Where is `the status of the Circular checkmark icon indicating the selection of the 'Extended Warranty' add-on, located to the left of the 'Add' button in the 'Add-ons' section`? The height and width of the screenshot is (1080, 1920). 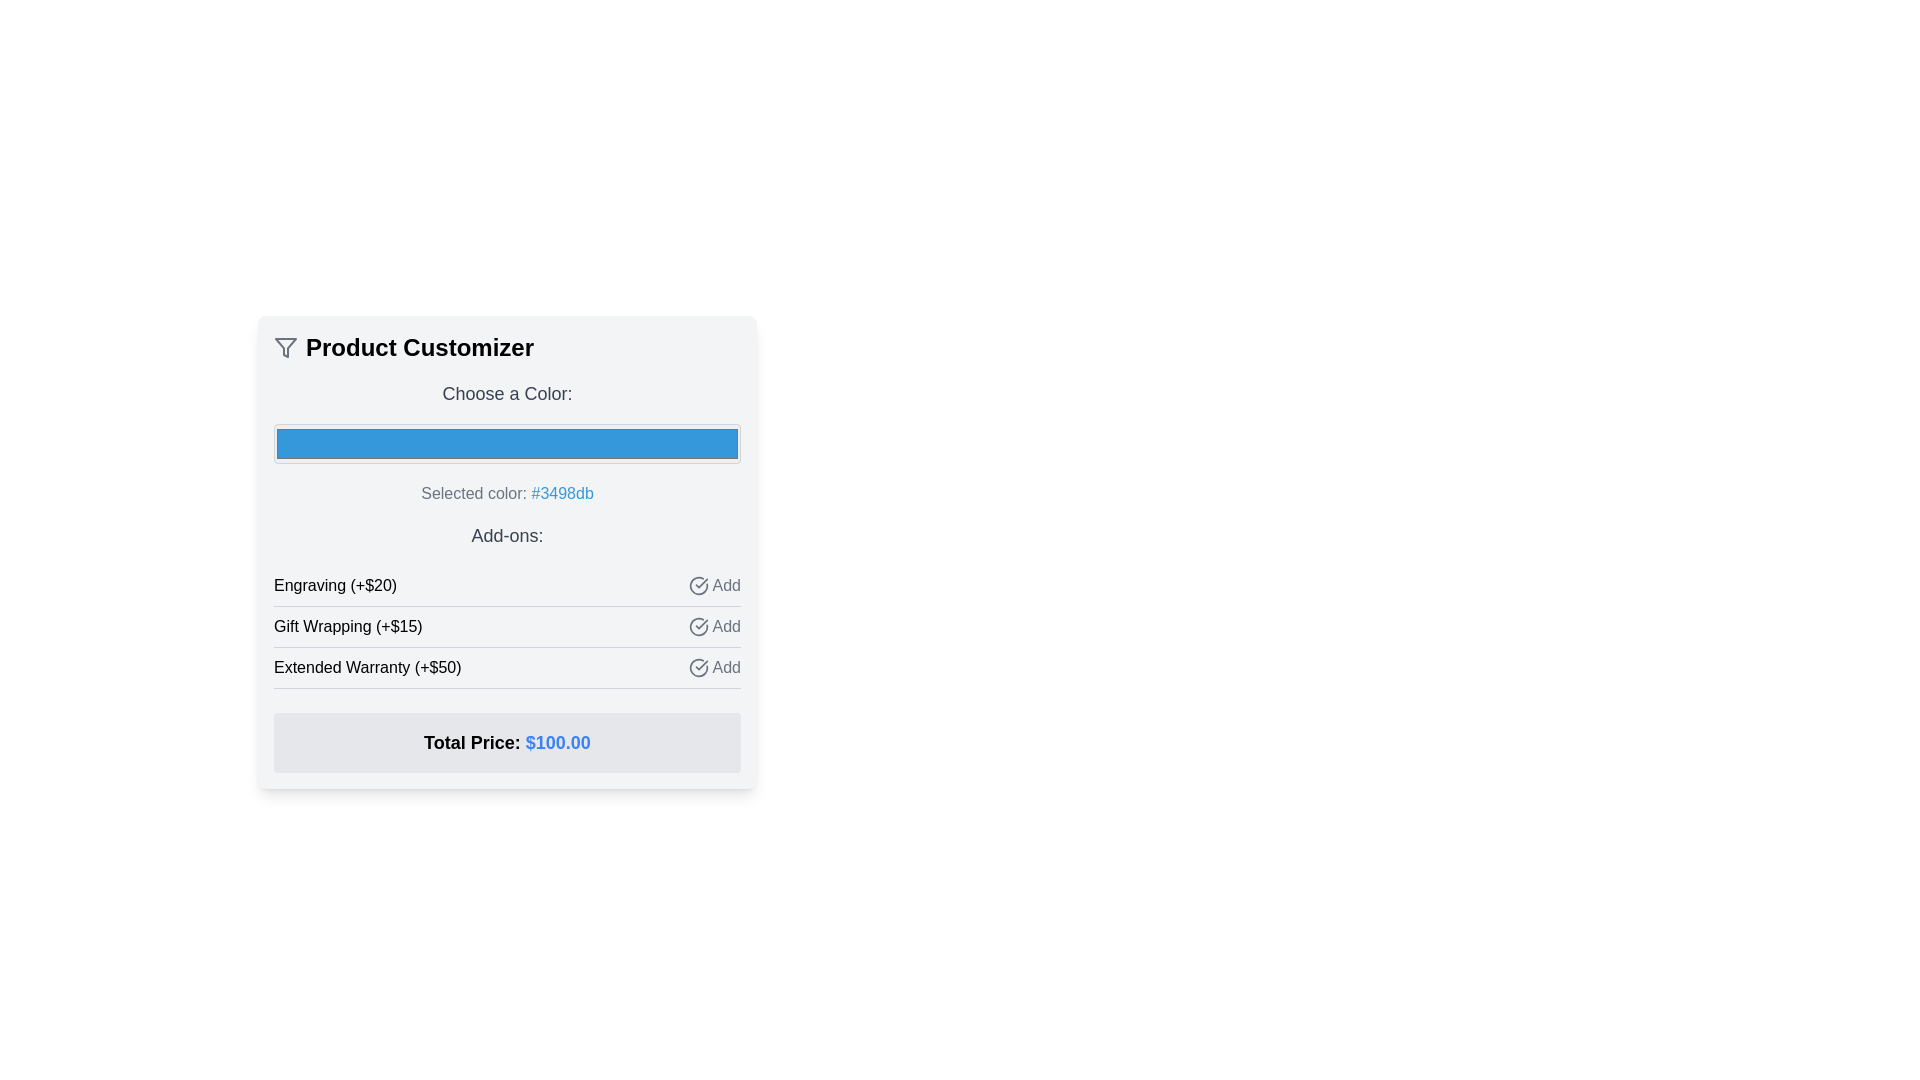
the status of the Circular checkmark icon indicating the selection of the 'Extended Warranty' add-on, located to the left of the 'Add' button in the 'Add-ons' section is located at coordinates (698, 667).